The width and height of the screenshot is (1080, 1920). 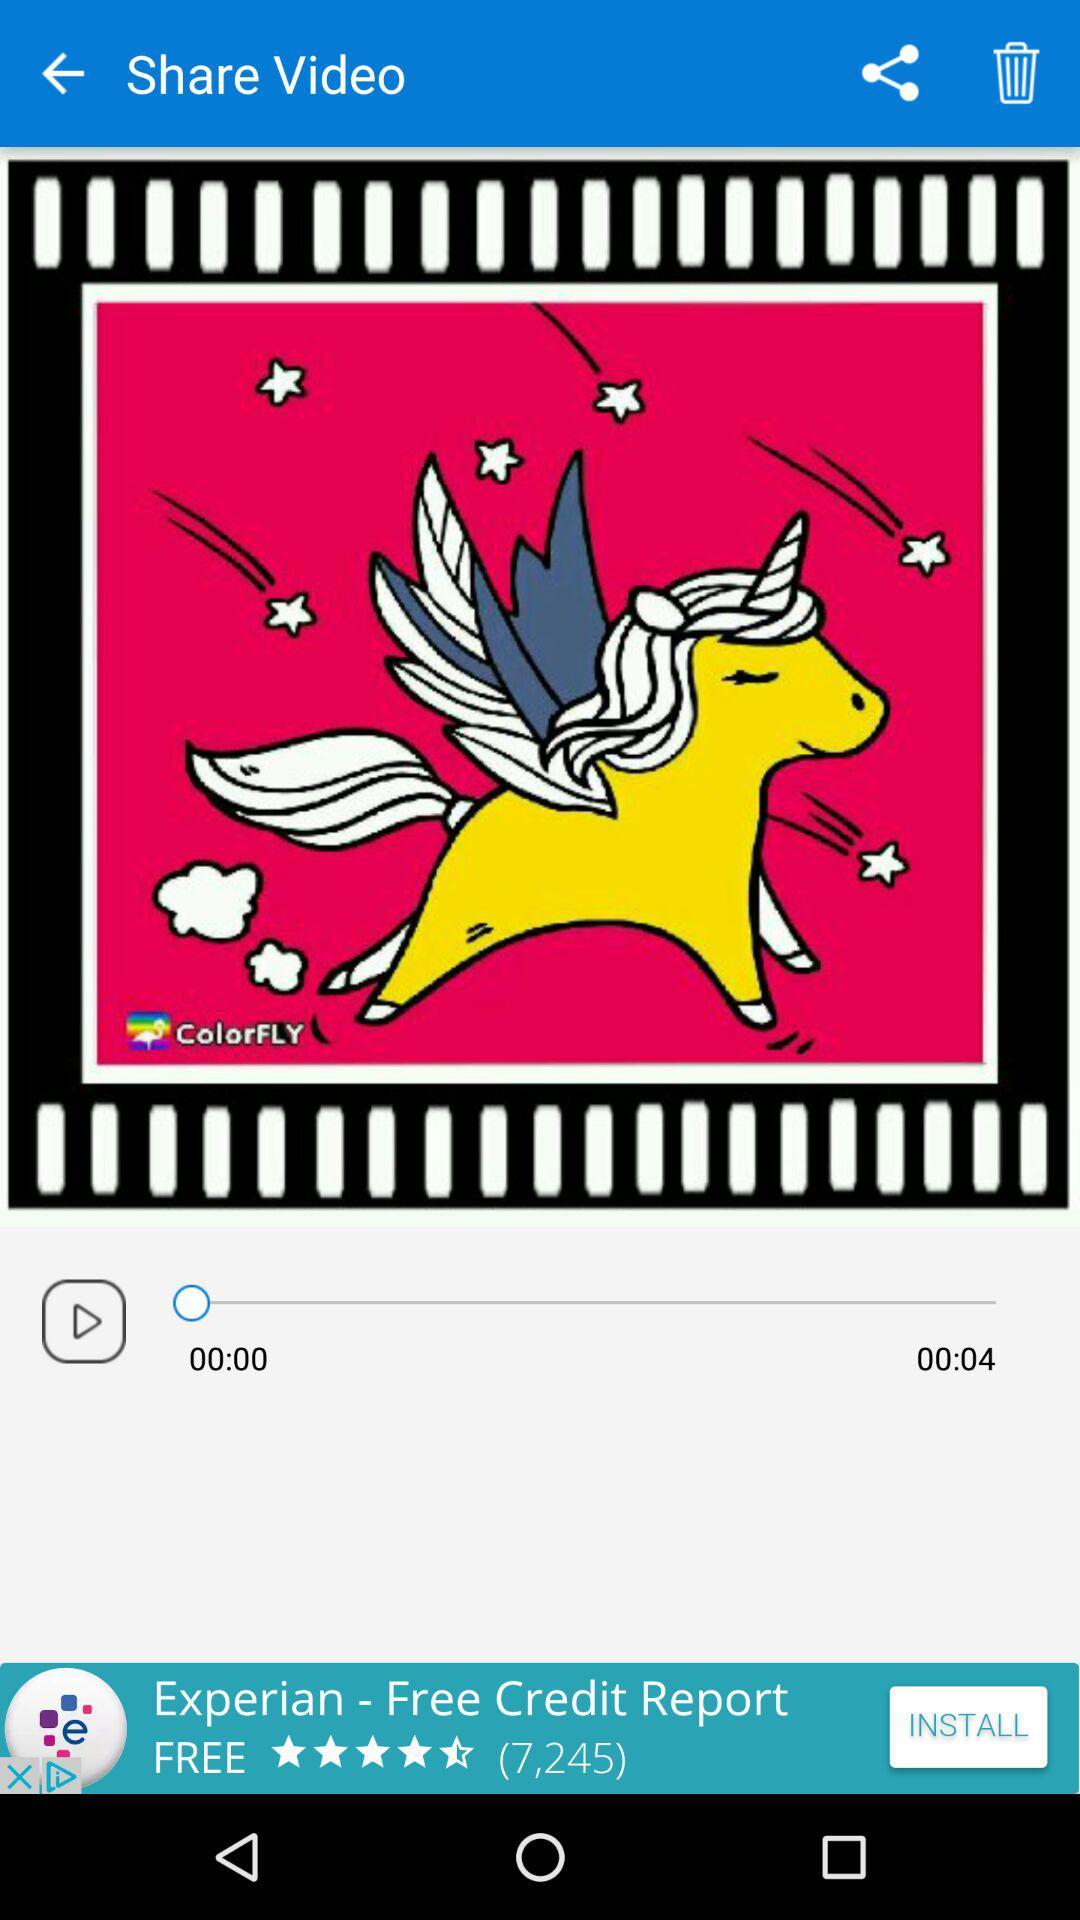 I want to click on advertisement, so click(x=540, y=1727).